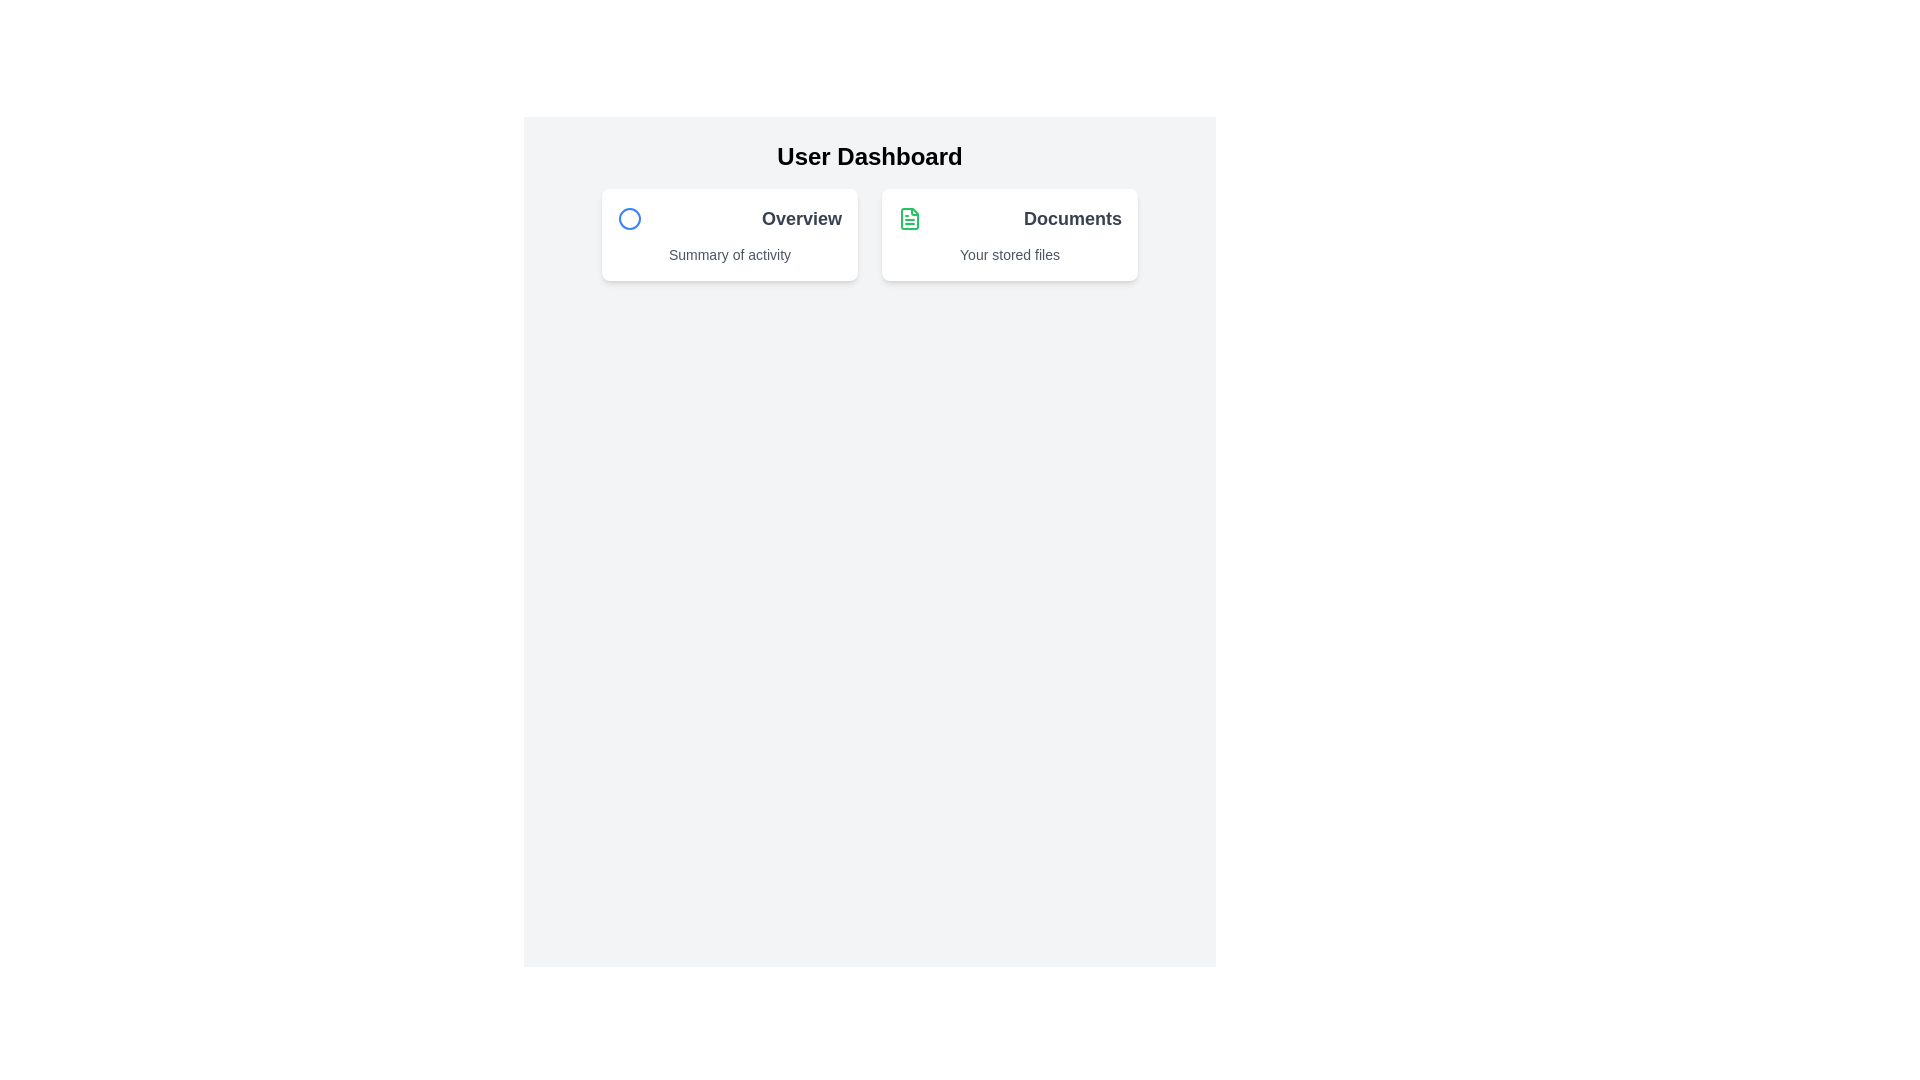 This screenshot has height=1080, width=1920. What do you see at coordinates (628, 219) in the screenshot?
I see `the icon located in the left card under the 'User Dashboard' title, positioned above the 'Summary of activity' text` at bounding box center [628, 219].